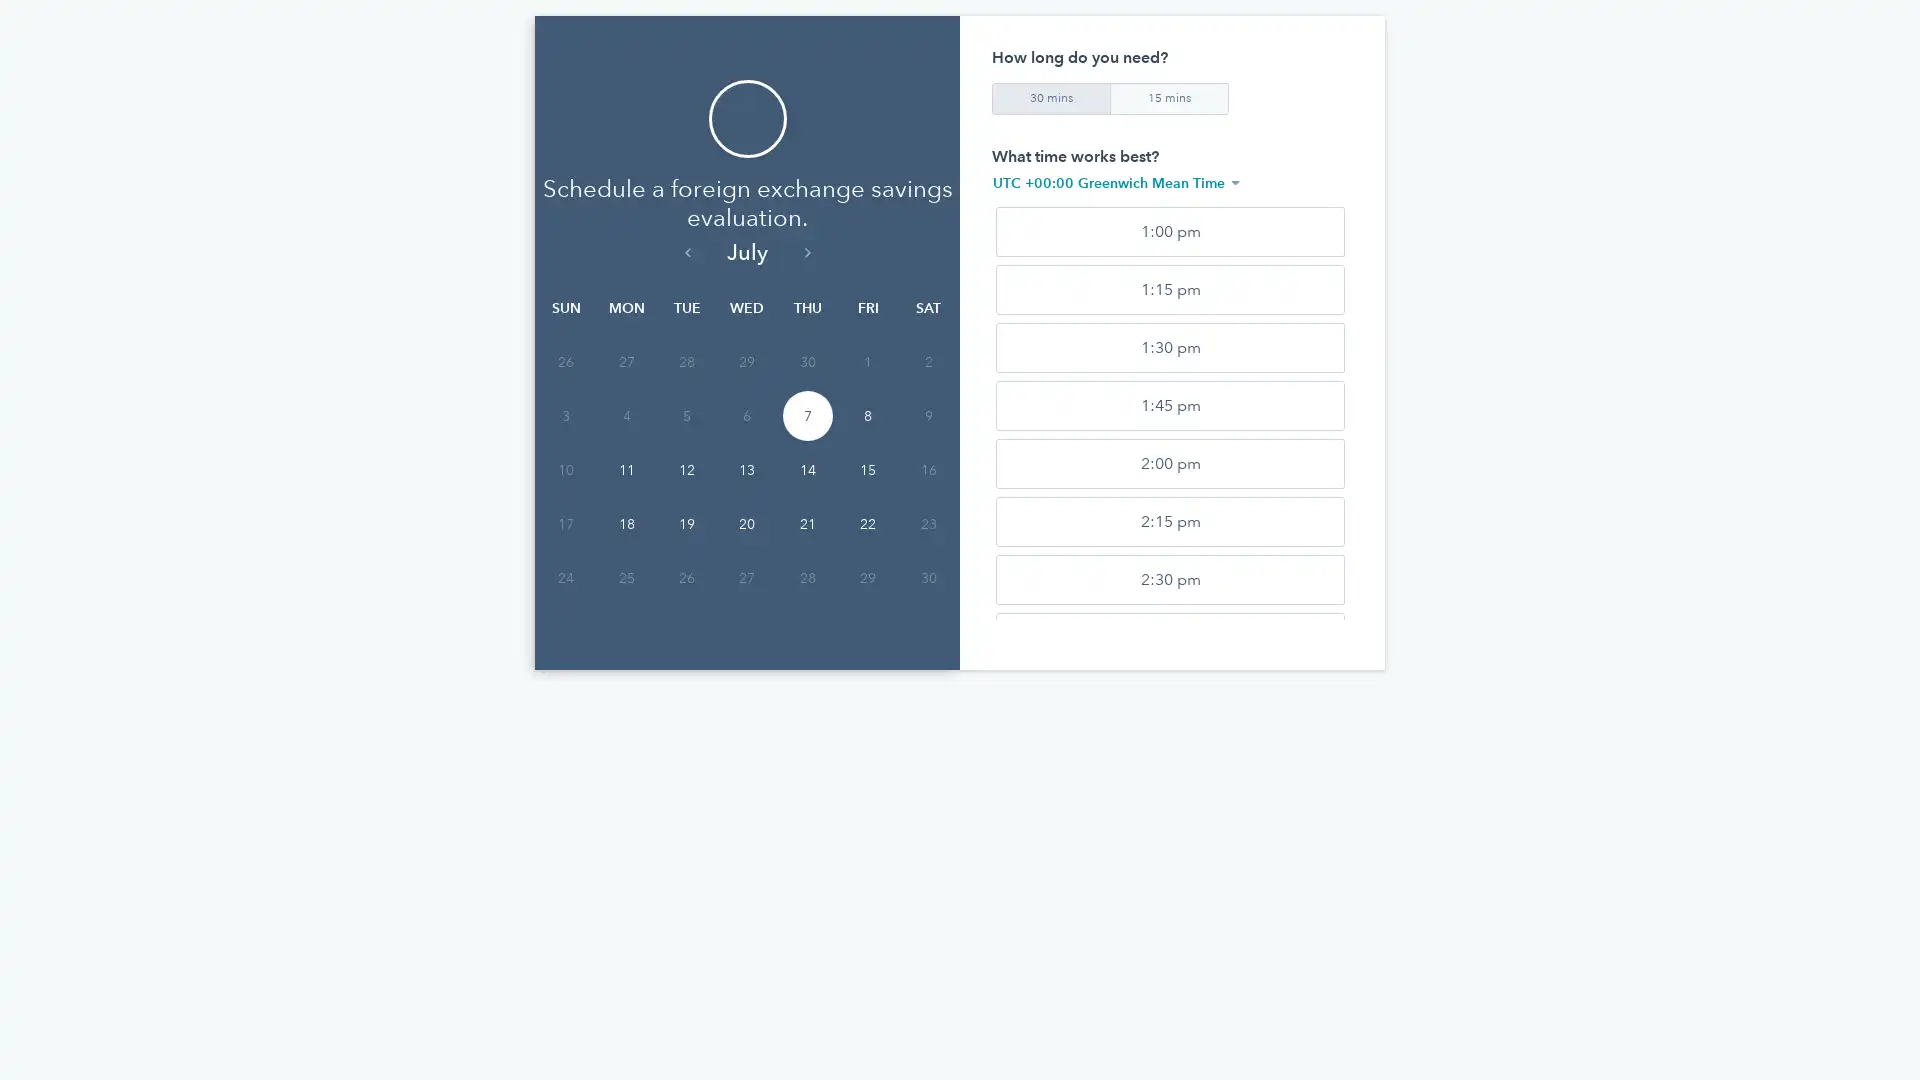  What do you see at coordinates (926, 578) in the screenshot?
I see `July 30th` at bounding box center [926, 578].